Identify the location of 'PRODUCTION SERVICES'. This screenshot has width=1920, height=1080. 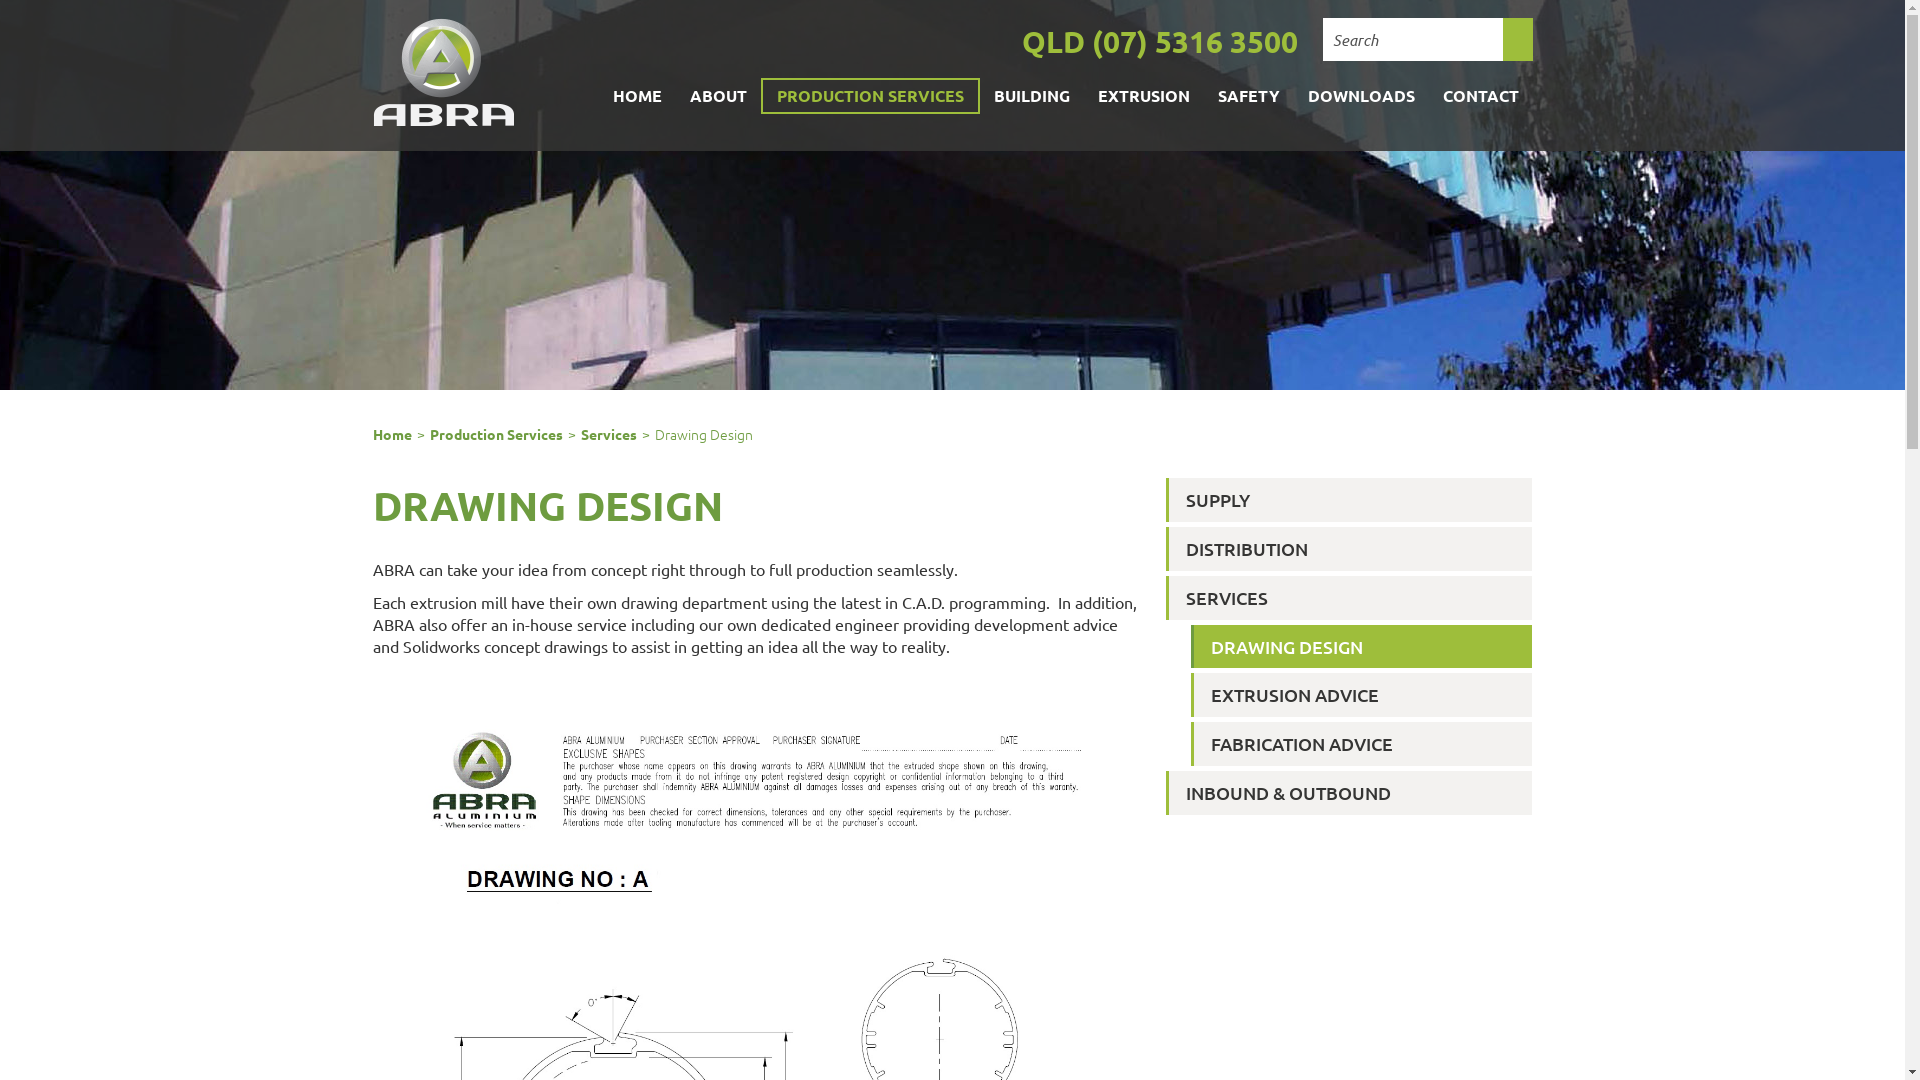
(758, 96).